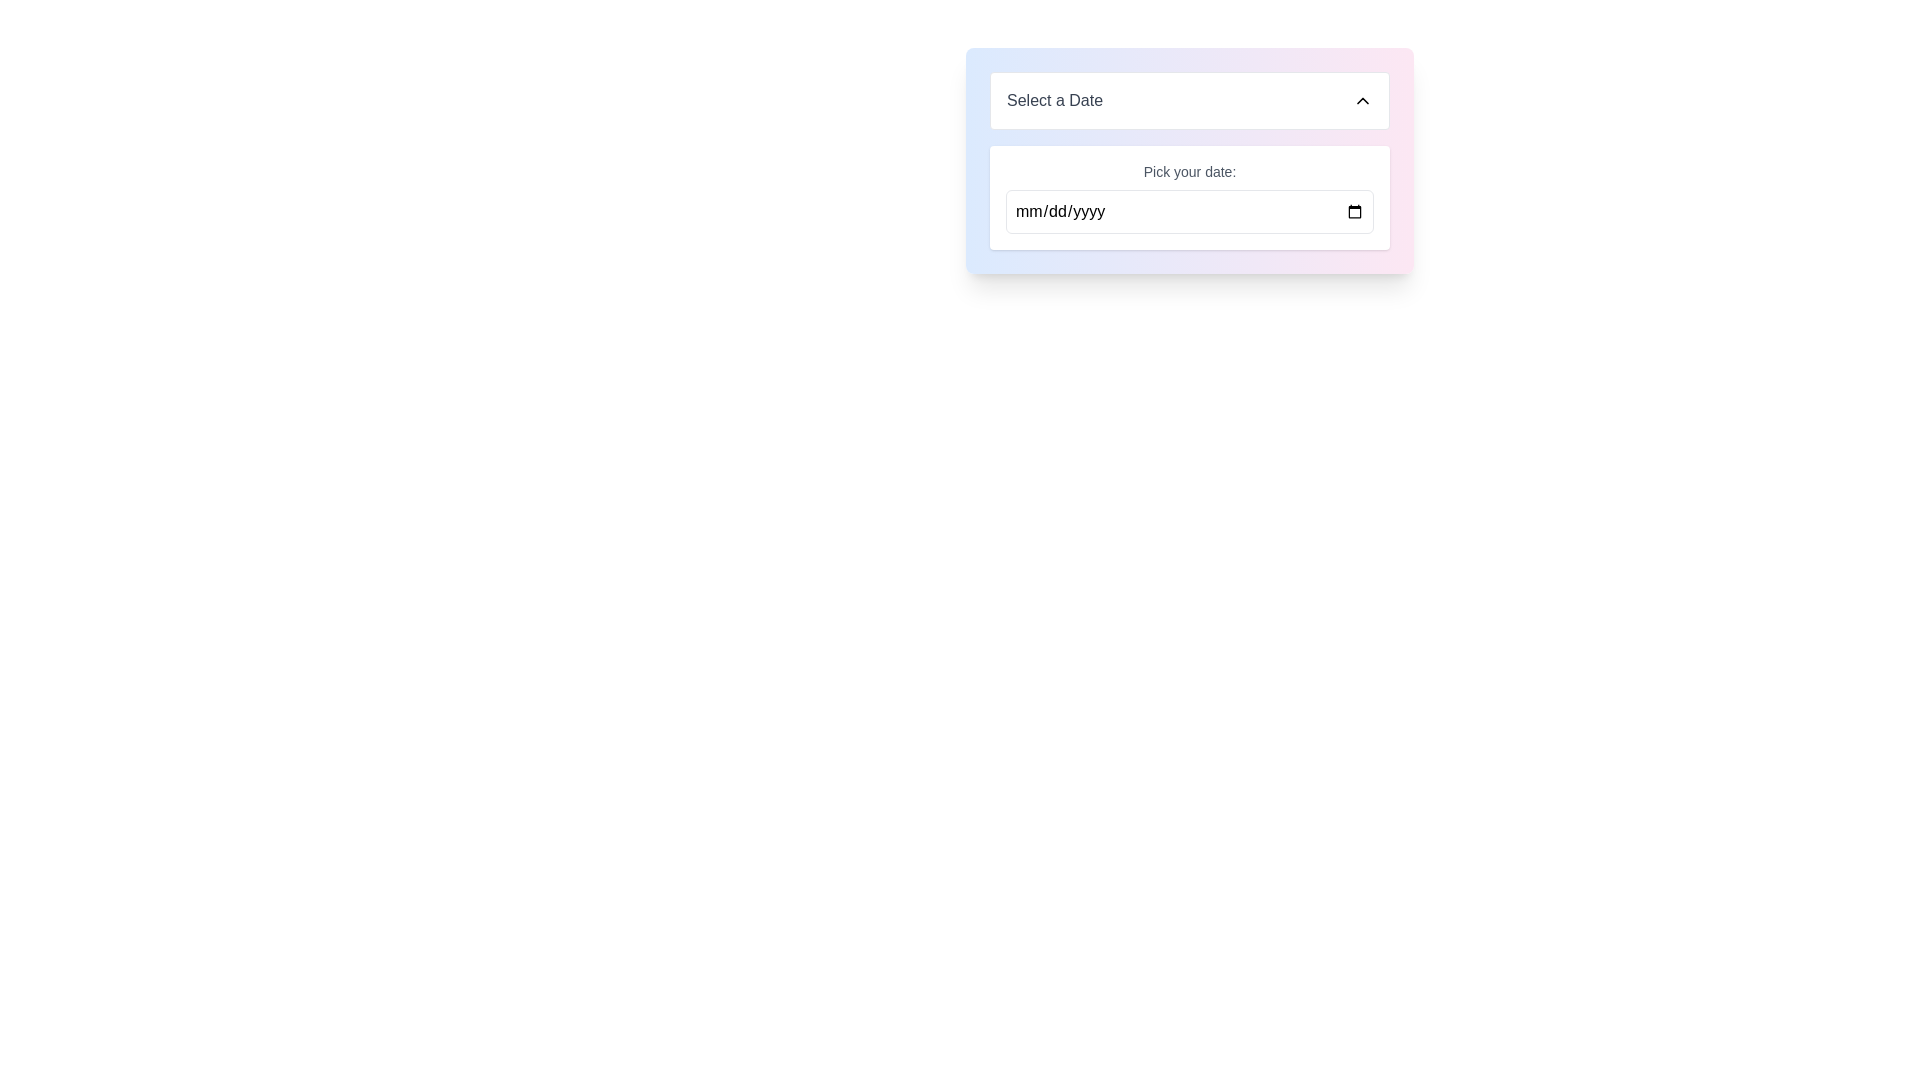  Describe the element at coordinates (1190, 171) in the screenshot. I see `the label containing the text 'Pick your date:' which is styled in small gray text and positioned above a date picker input field` at that location.